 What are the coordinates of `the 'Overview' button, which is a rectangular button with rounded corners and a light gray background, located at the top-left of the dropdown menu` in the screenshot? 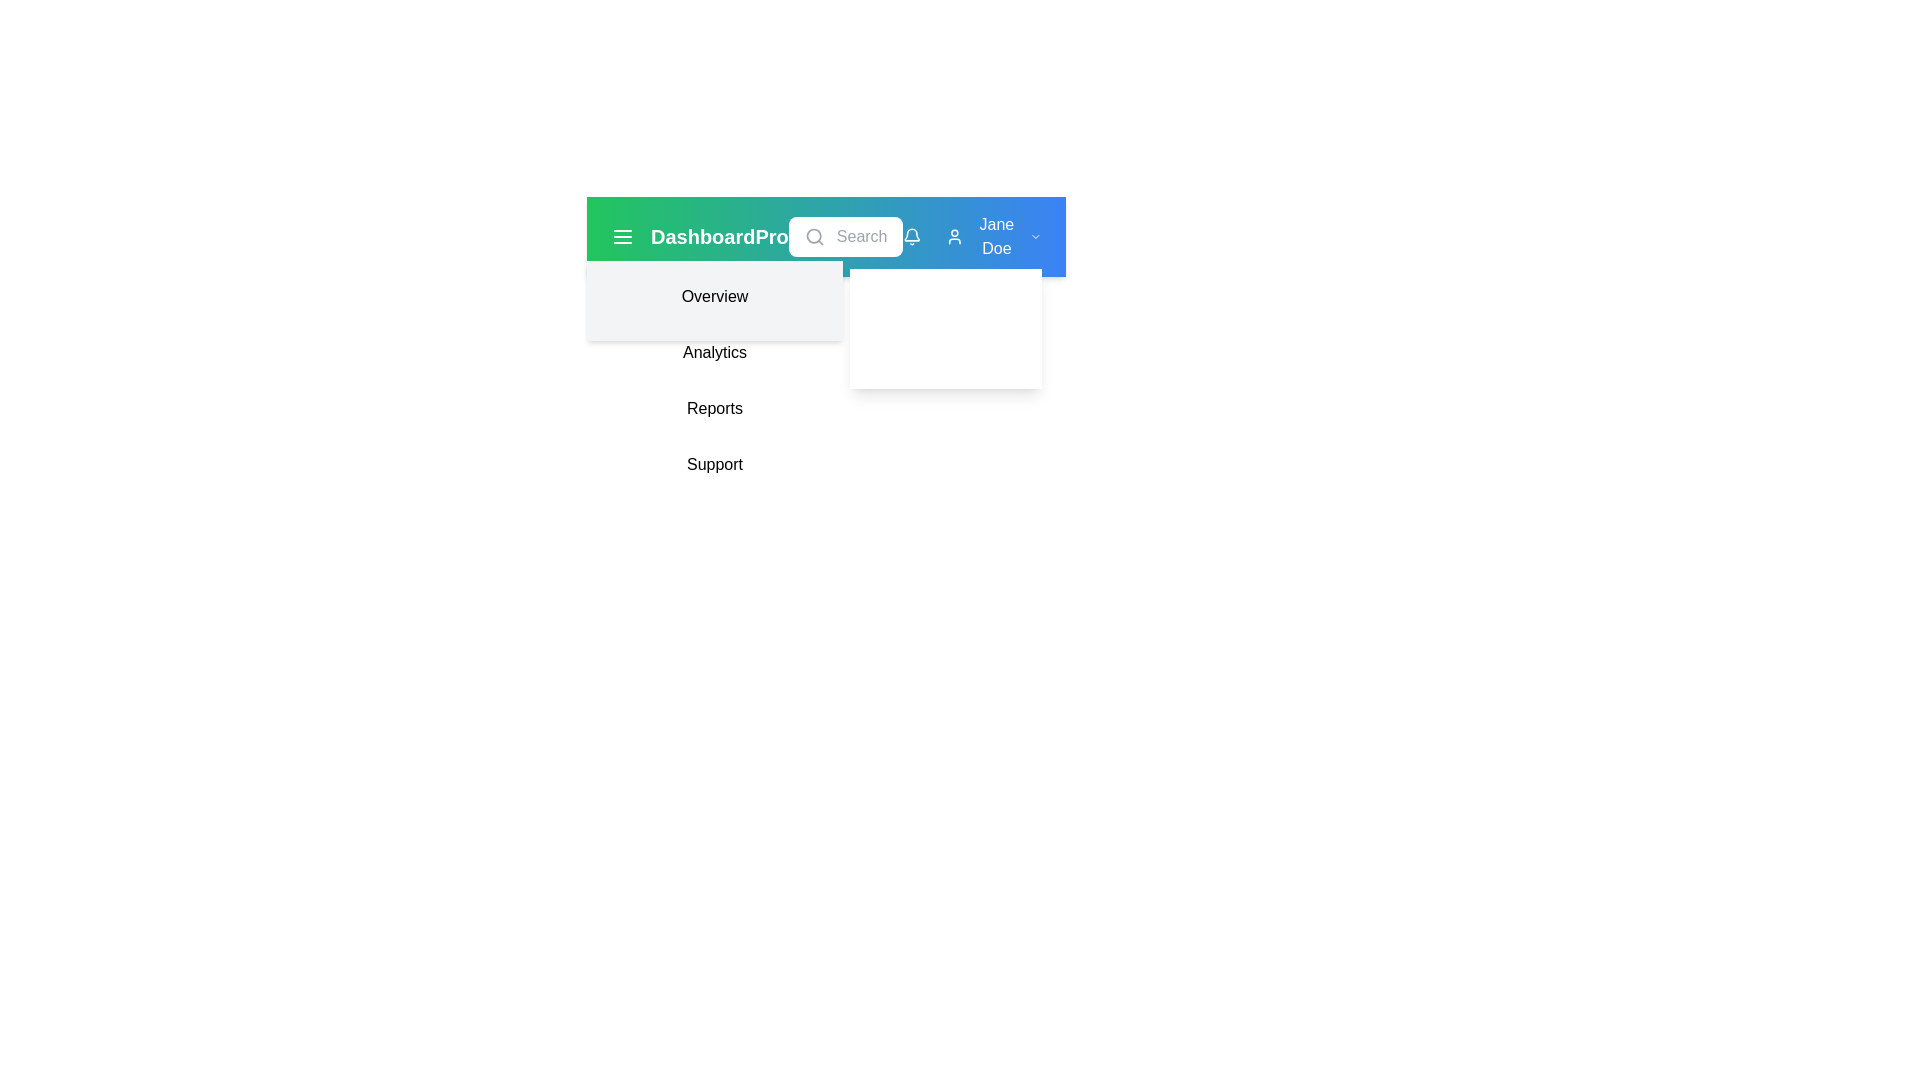 It's located at (715, 297).